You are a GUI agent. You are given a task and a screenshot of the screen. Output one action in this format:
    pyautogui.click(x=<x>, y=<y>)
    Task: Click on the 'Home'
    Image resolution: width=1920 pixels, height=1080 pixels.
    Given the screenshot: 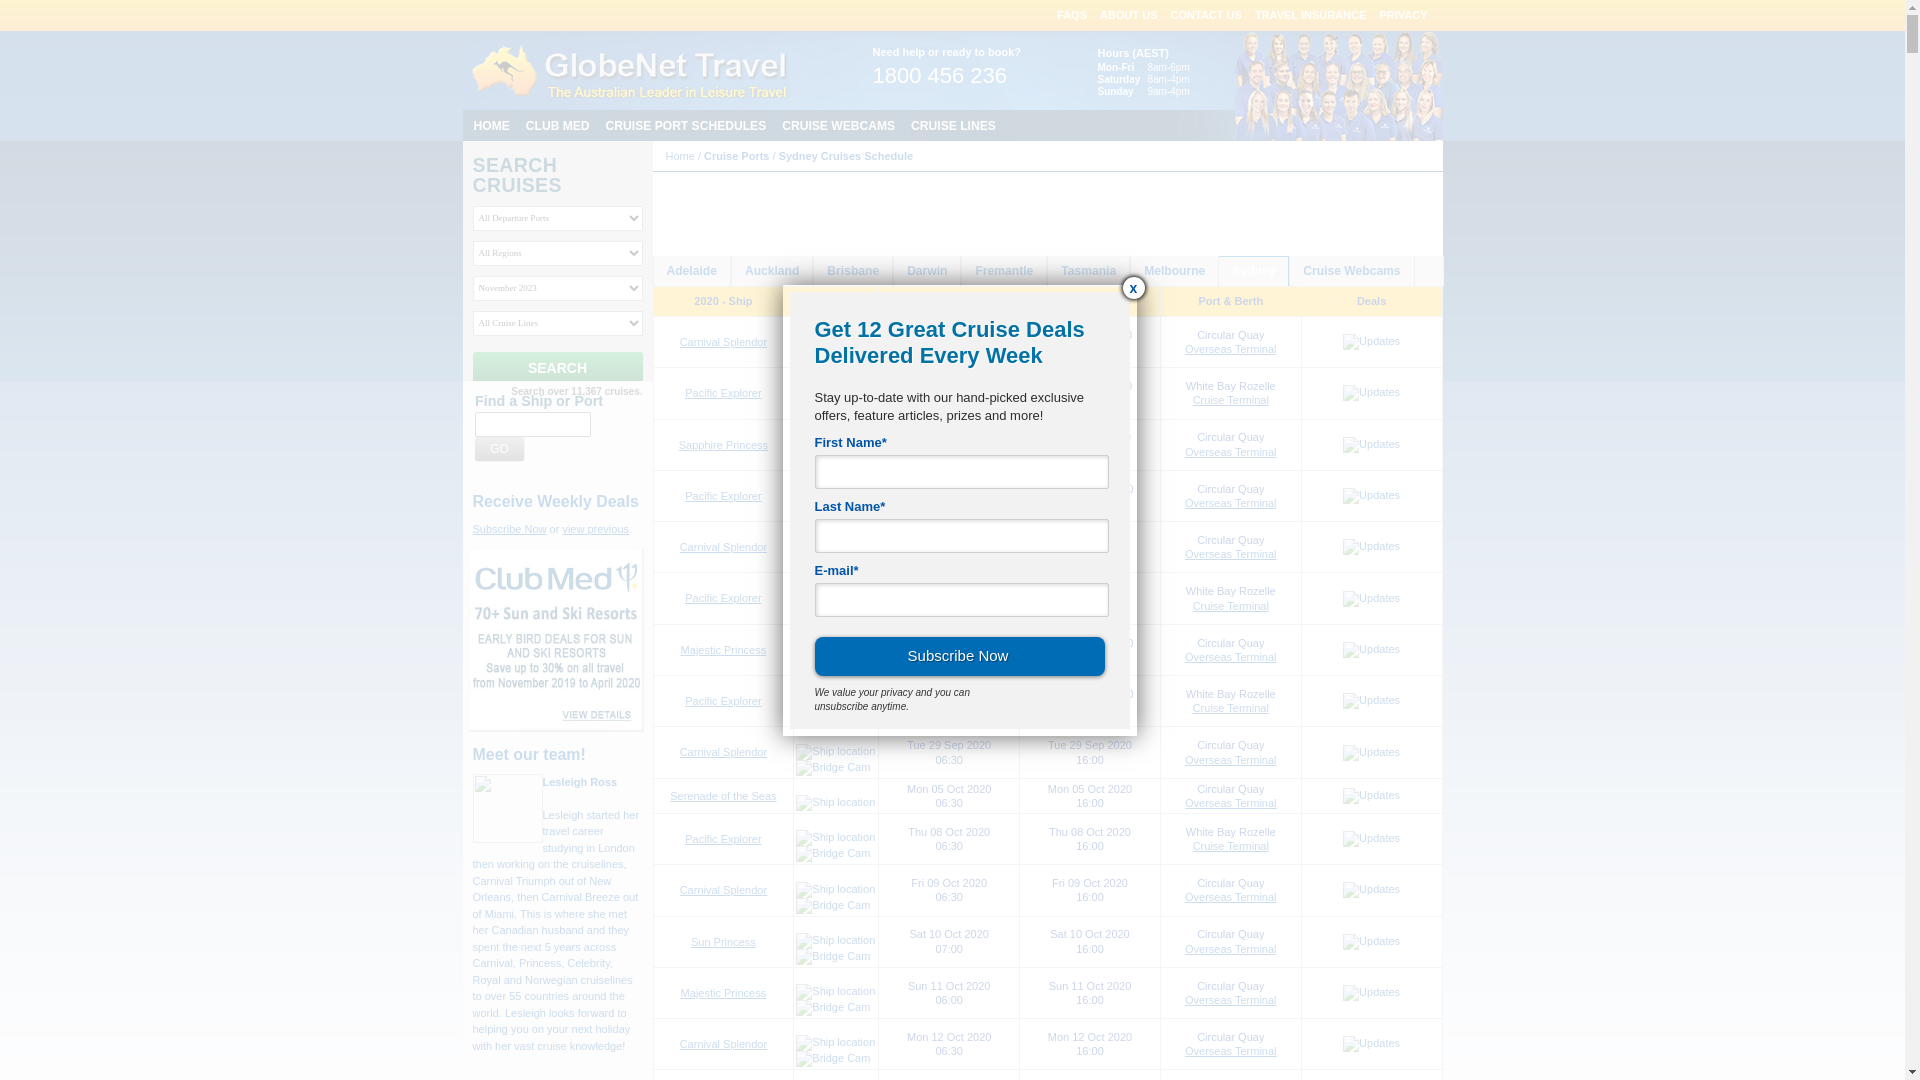 What is the action you would take?
    pyautogui.click(x=680, y=154)
    